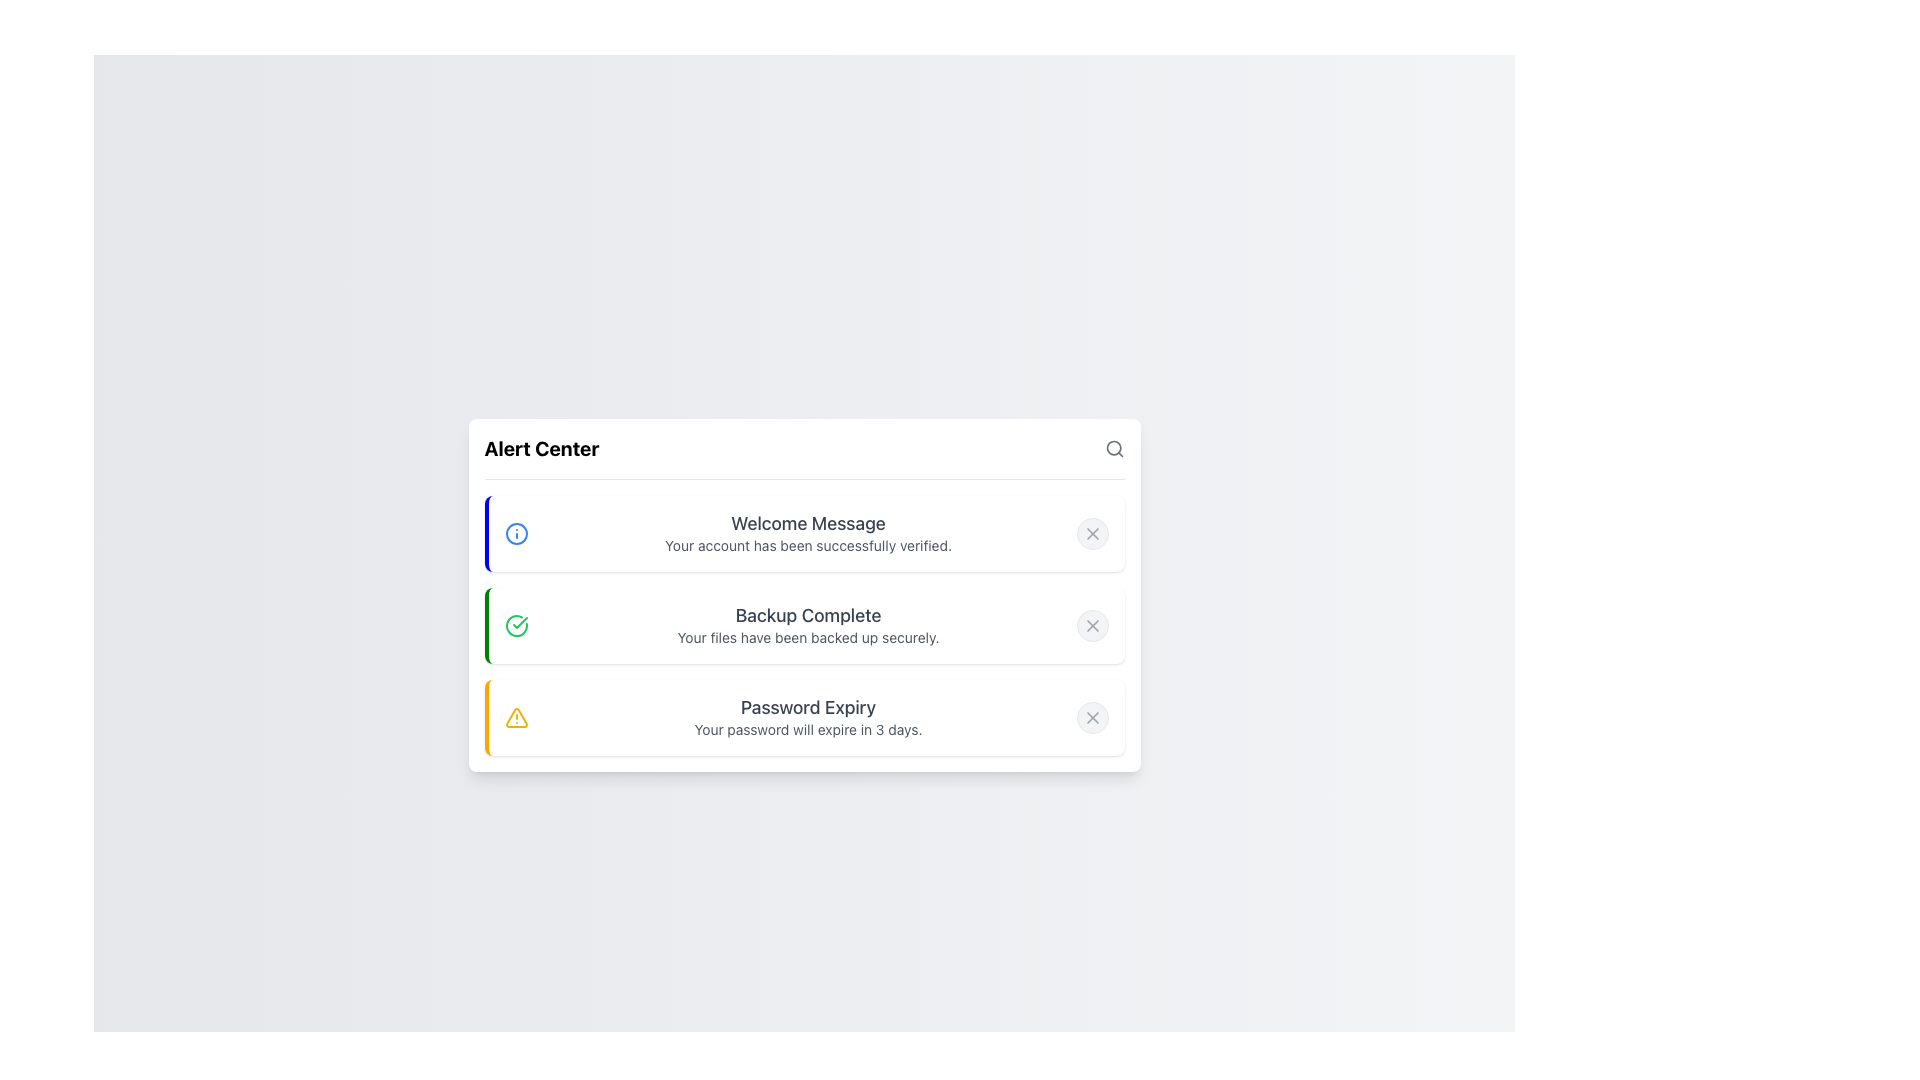  What do you see at coordinates (1091, 532) in the screenshot?
I see `the circular button with a gray border and 'X' icon located in the upper right corner of the 'Welcome Message' notification box` at bounding box center [1091, 532].